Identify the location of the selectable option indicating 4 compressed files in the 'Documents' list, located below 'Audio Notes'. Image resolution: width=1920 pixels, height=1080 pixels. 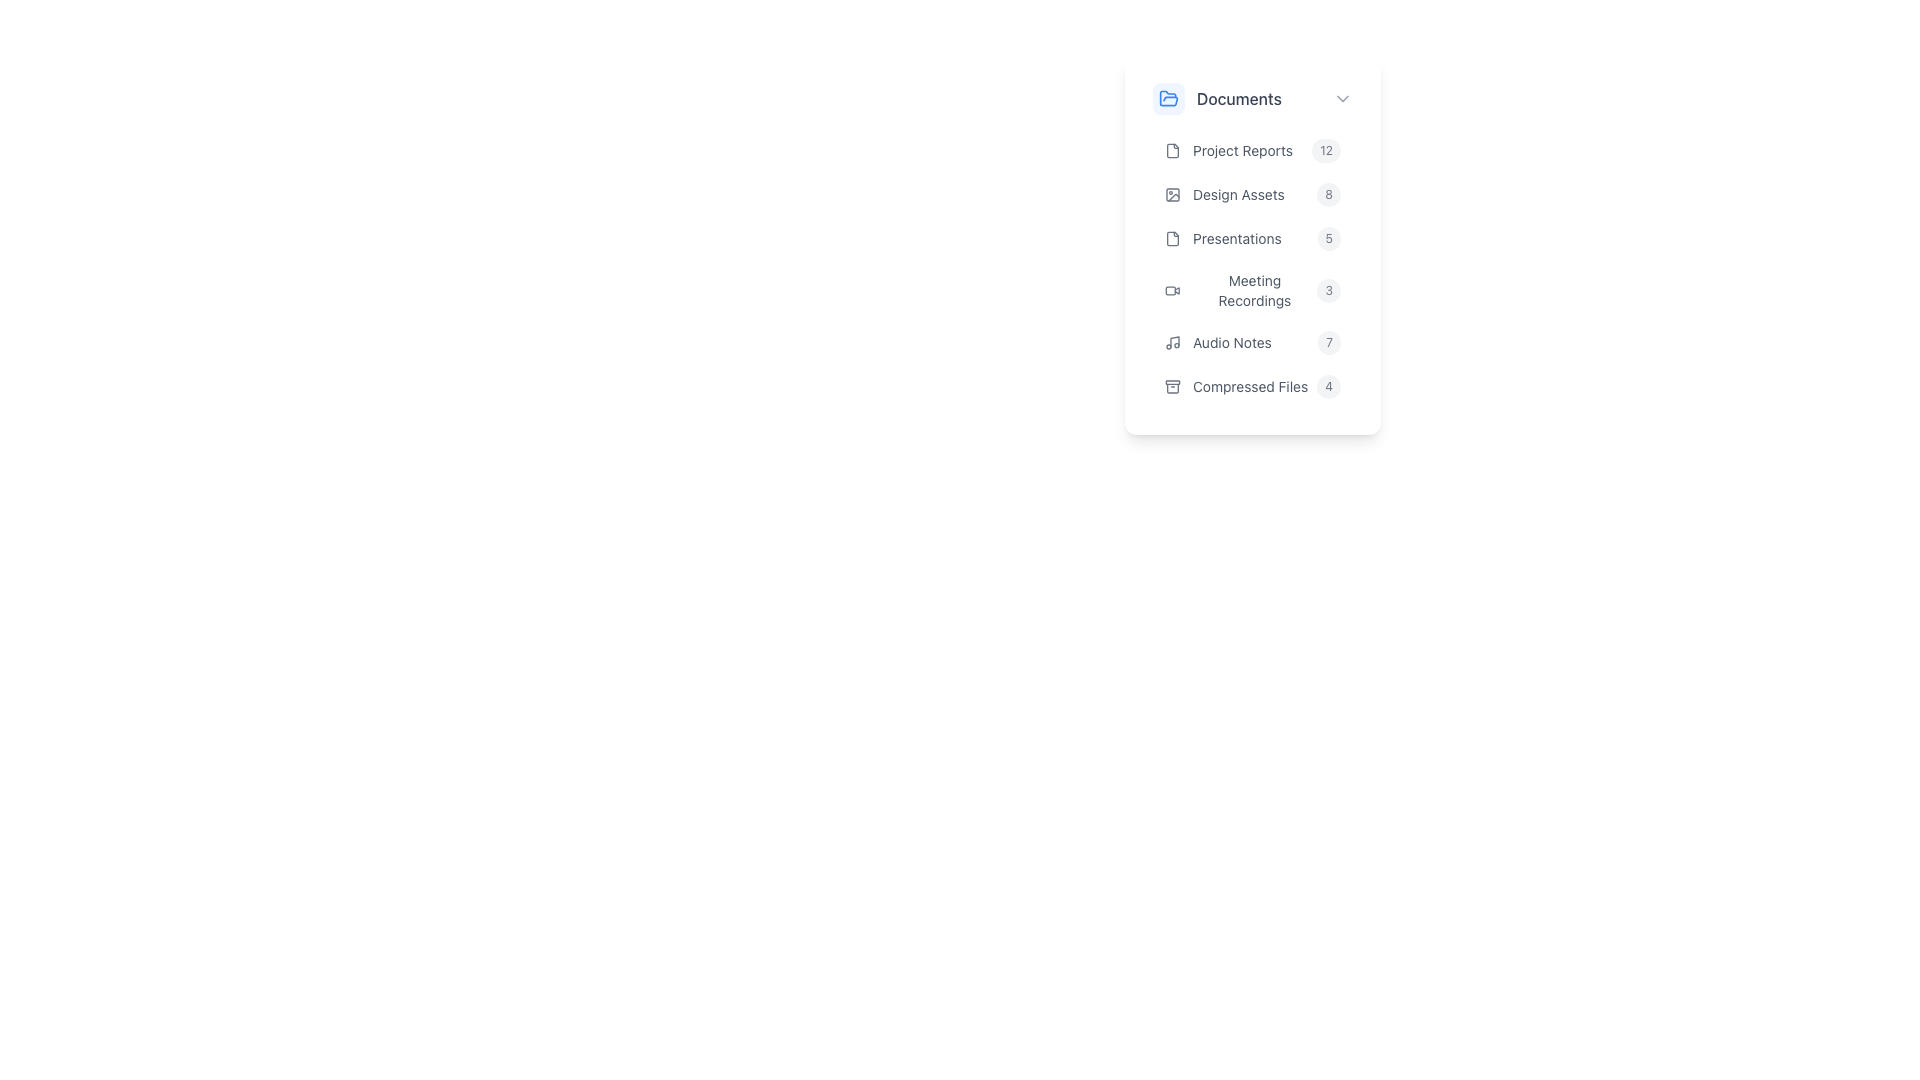
(1251, 386).